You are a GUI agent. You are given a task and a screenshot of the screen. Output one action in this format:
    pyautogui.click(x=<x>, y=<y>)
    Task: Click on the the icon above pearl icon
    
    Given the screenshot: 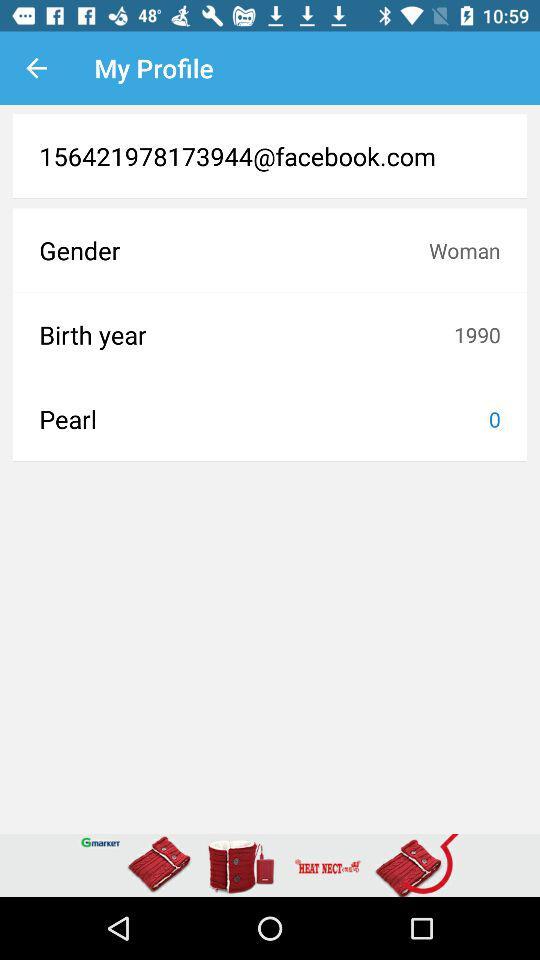 What is the action you would take?
    pyautogui.click(x=246, y=334)
    